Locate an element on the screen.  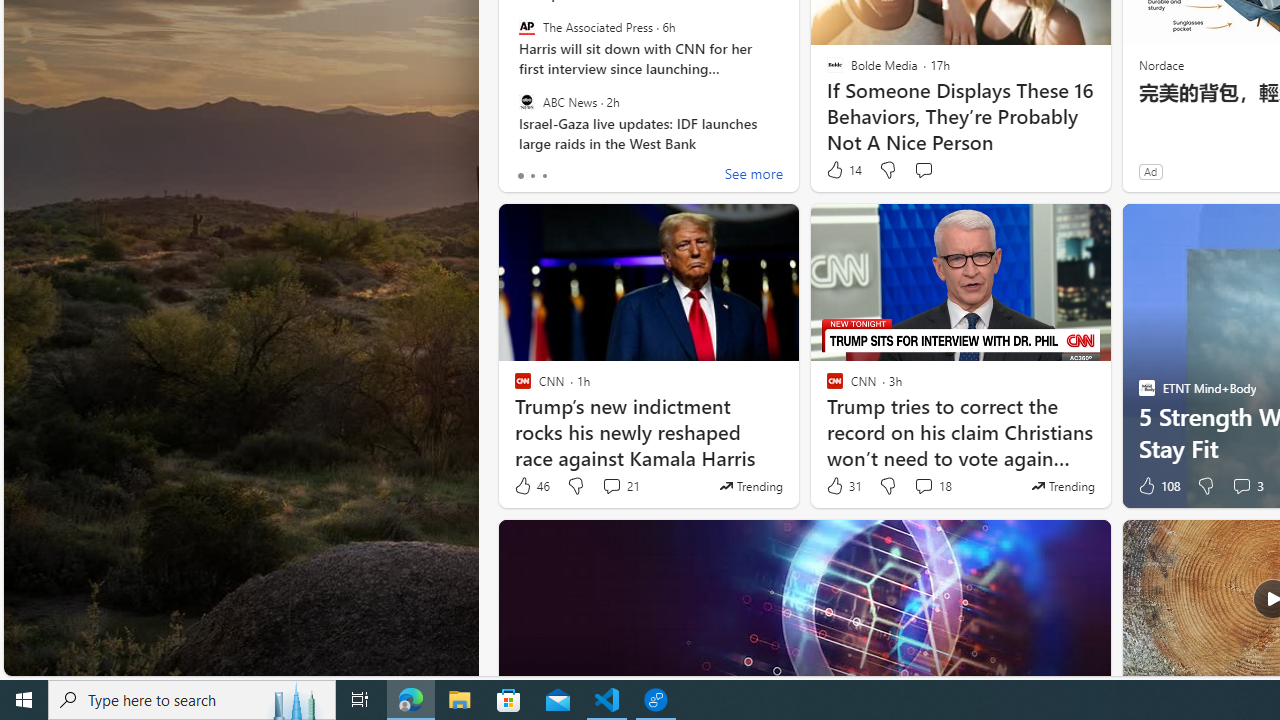
'Ad' is located at coordinates (1150, 170).